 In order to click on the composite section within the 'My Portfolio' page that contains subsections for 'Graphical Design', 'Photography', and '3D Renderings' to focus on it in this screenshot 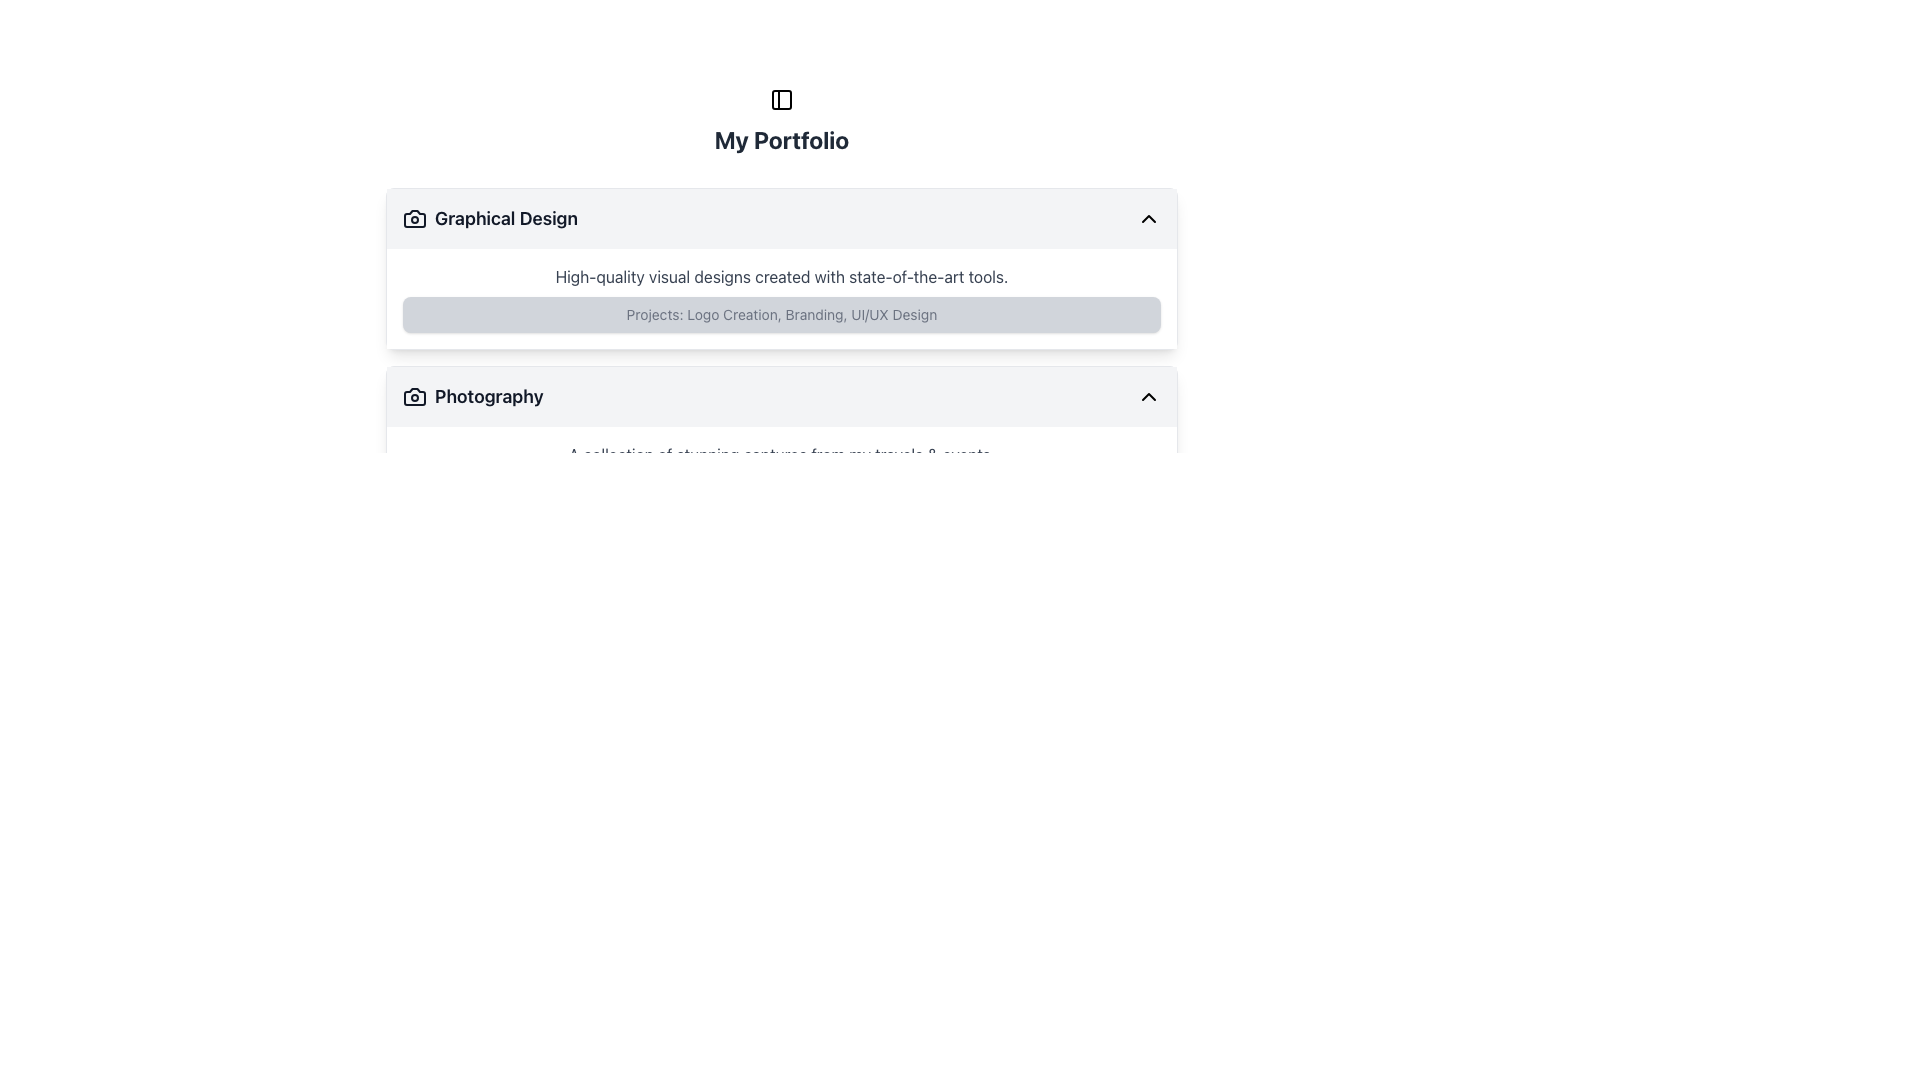, I will do `click(781, 446)`.